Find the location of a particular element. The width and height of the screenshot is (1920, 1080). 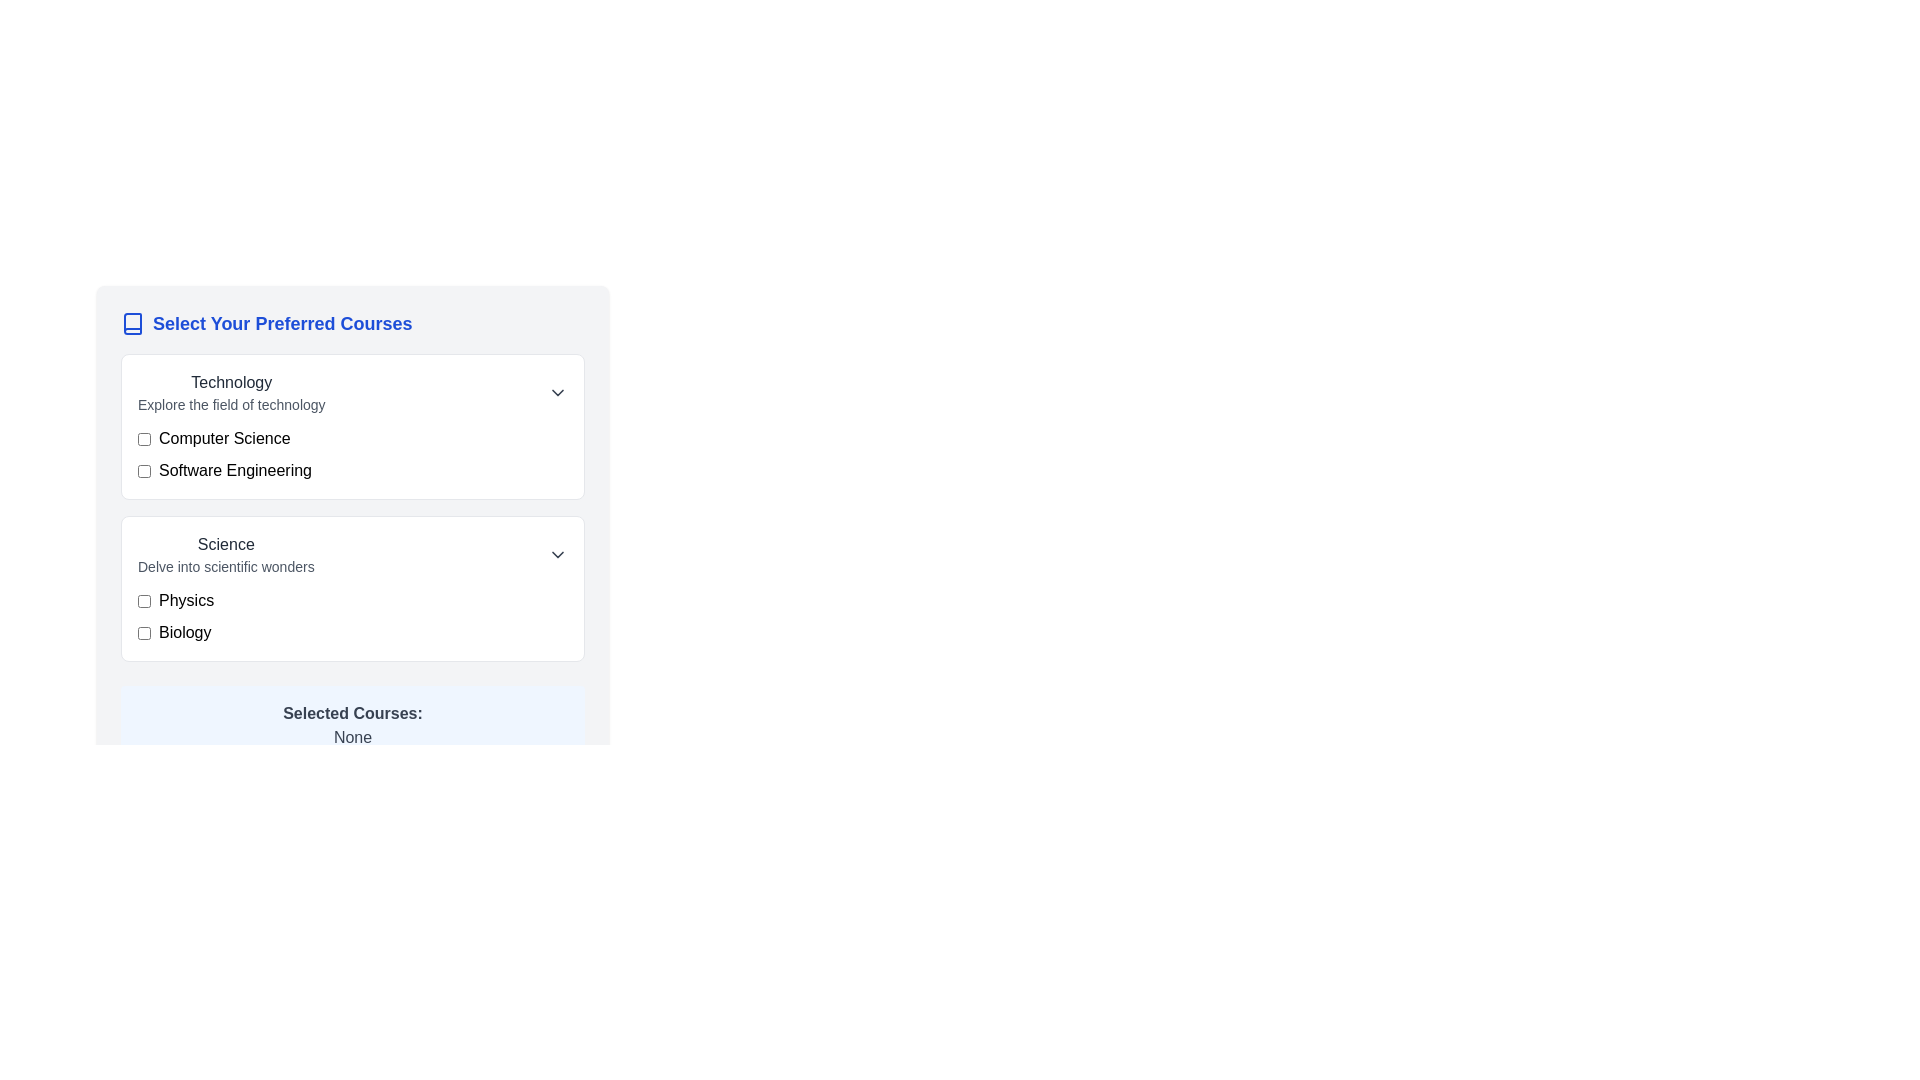

the list item with the text 'Software Engineering' and its adjacent checkbox by tab focusing on it is located at coordinates (353, 470).